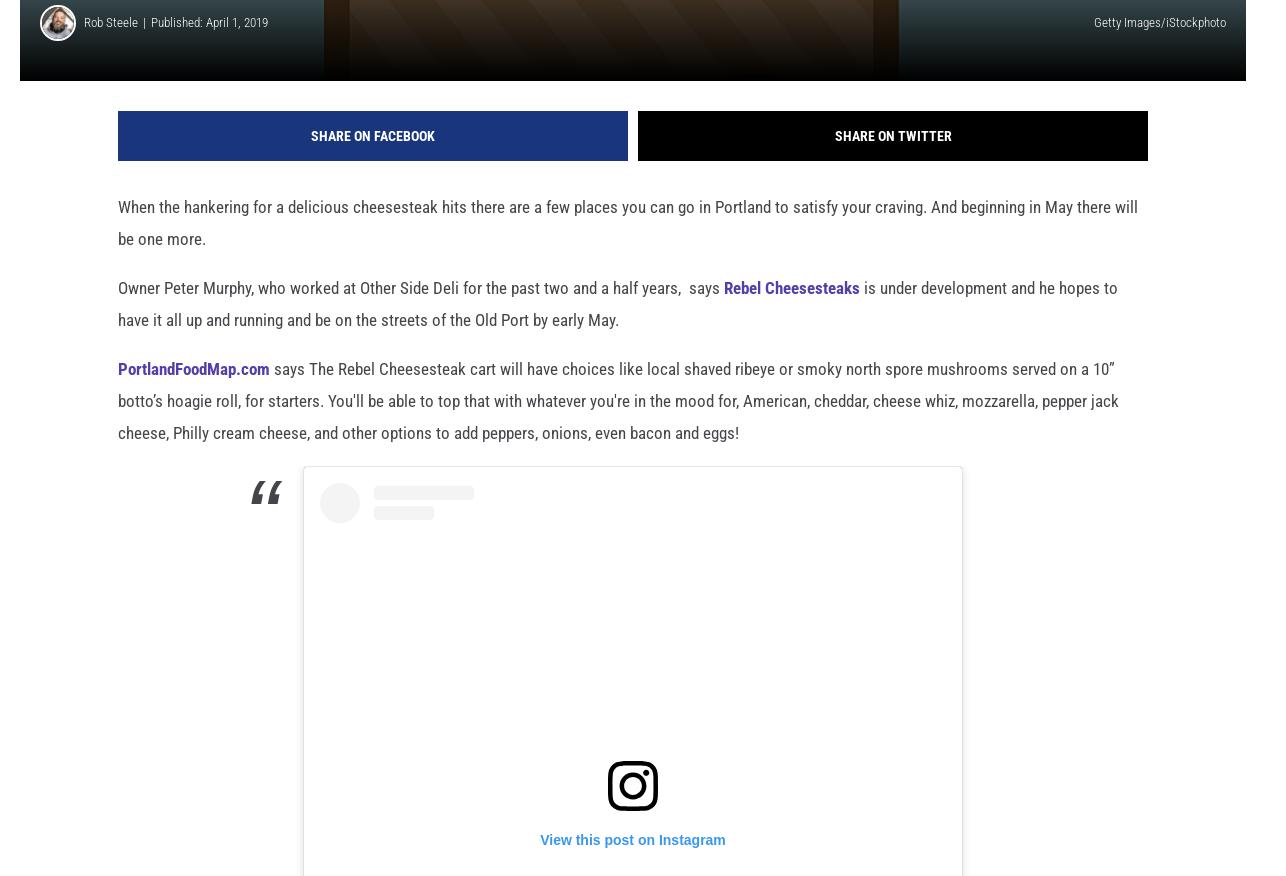 This screenshot has width=1286, height=876. What do you see at coordinates (617, 335) in the screenshot?
I see `'is under development and he hopes to have it all up and running and be on the streets of the Old Port by early May.'` at bounding box center [617, 335].